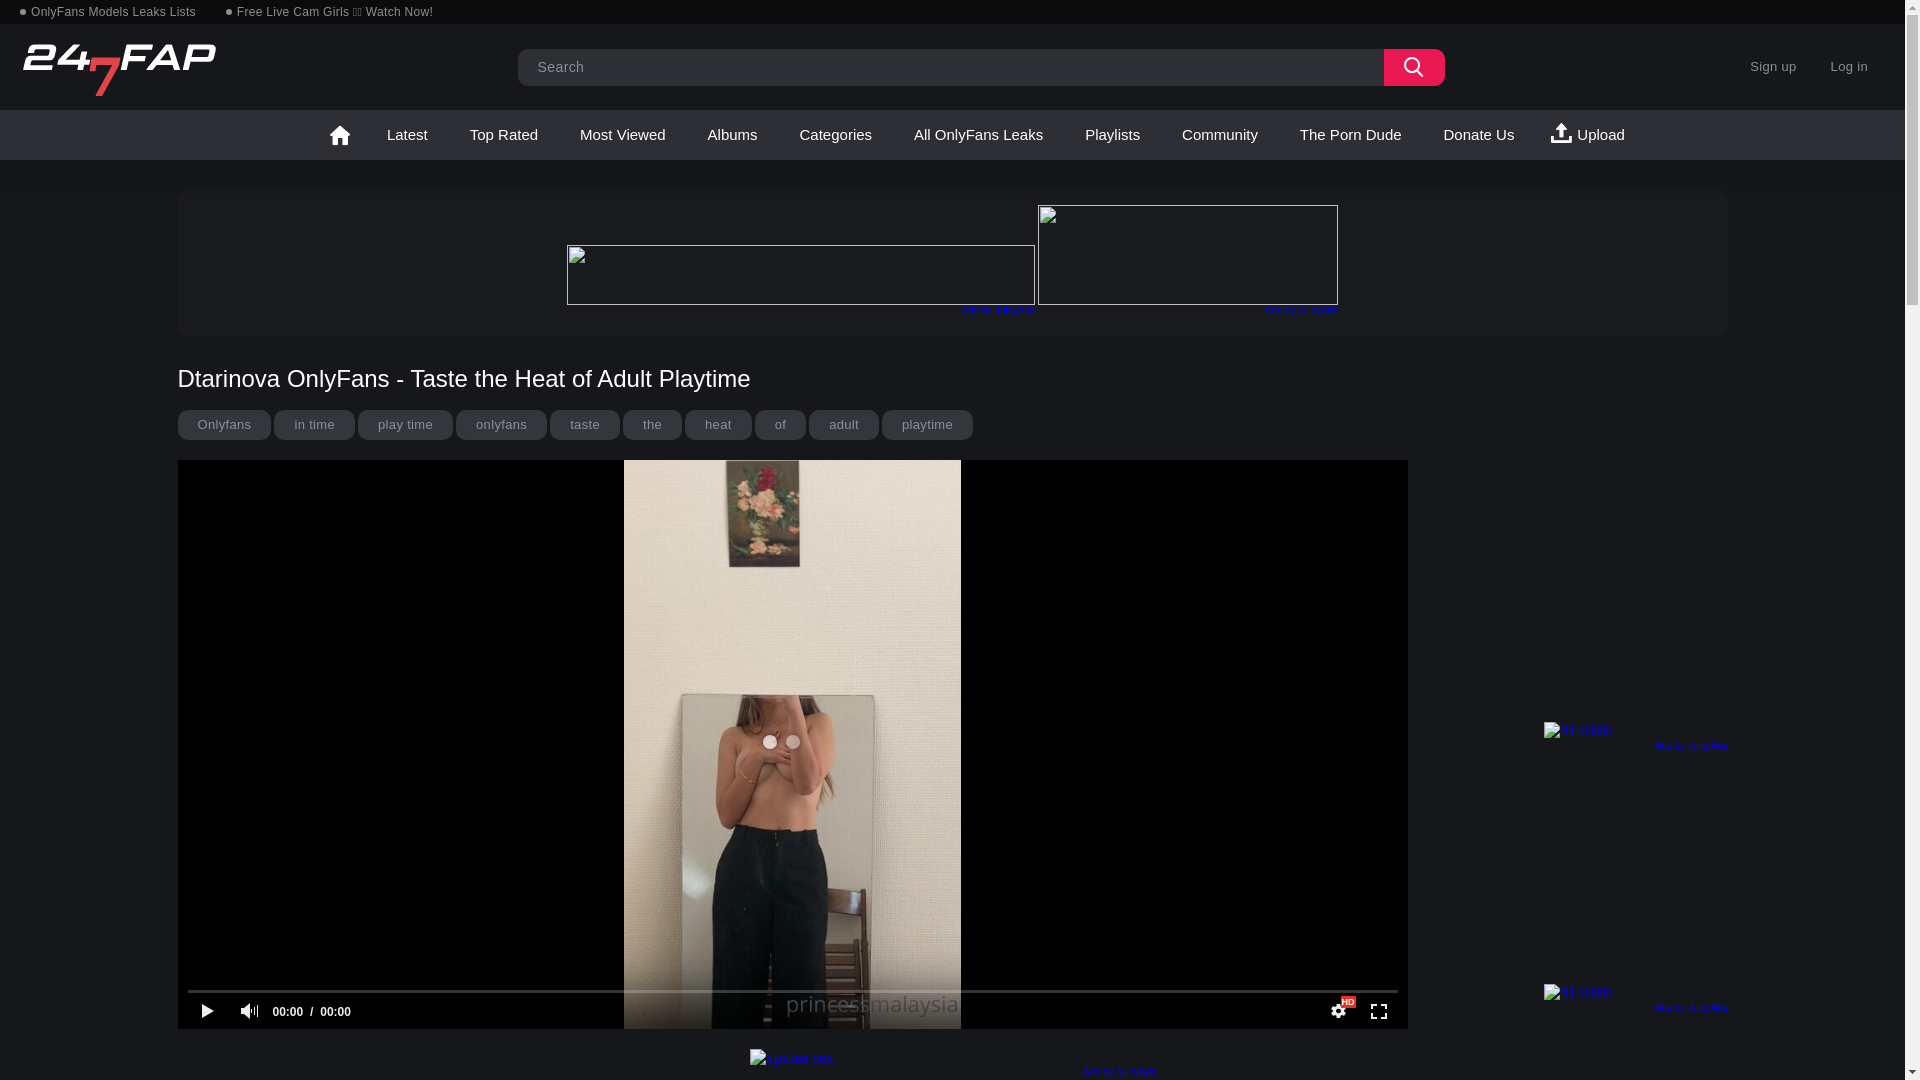  What do you see at coordinates (1814, 65) in the screenshot?
I see `'Log in'` at bounding box center [1814, 65].